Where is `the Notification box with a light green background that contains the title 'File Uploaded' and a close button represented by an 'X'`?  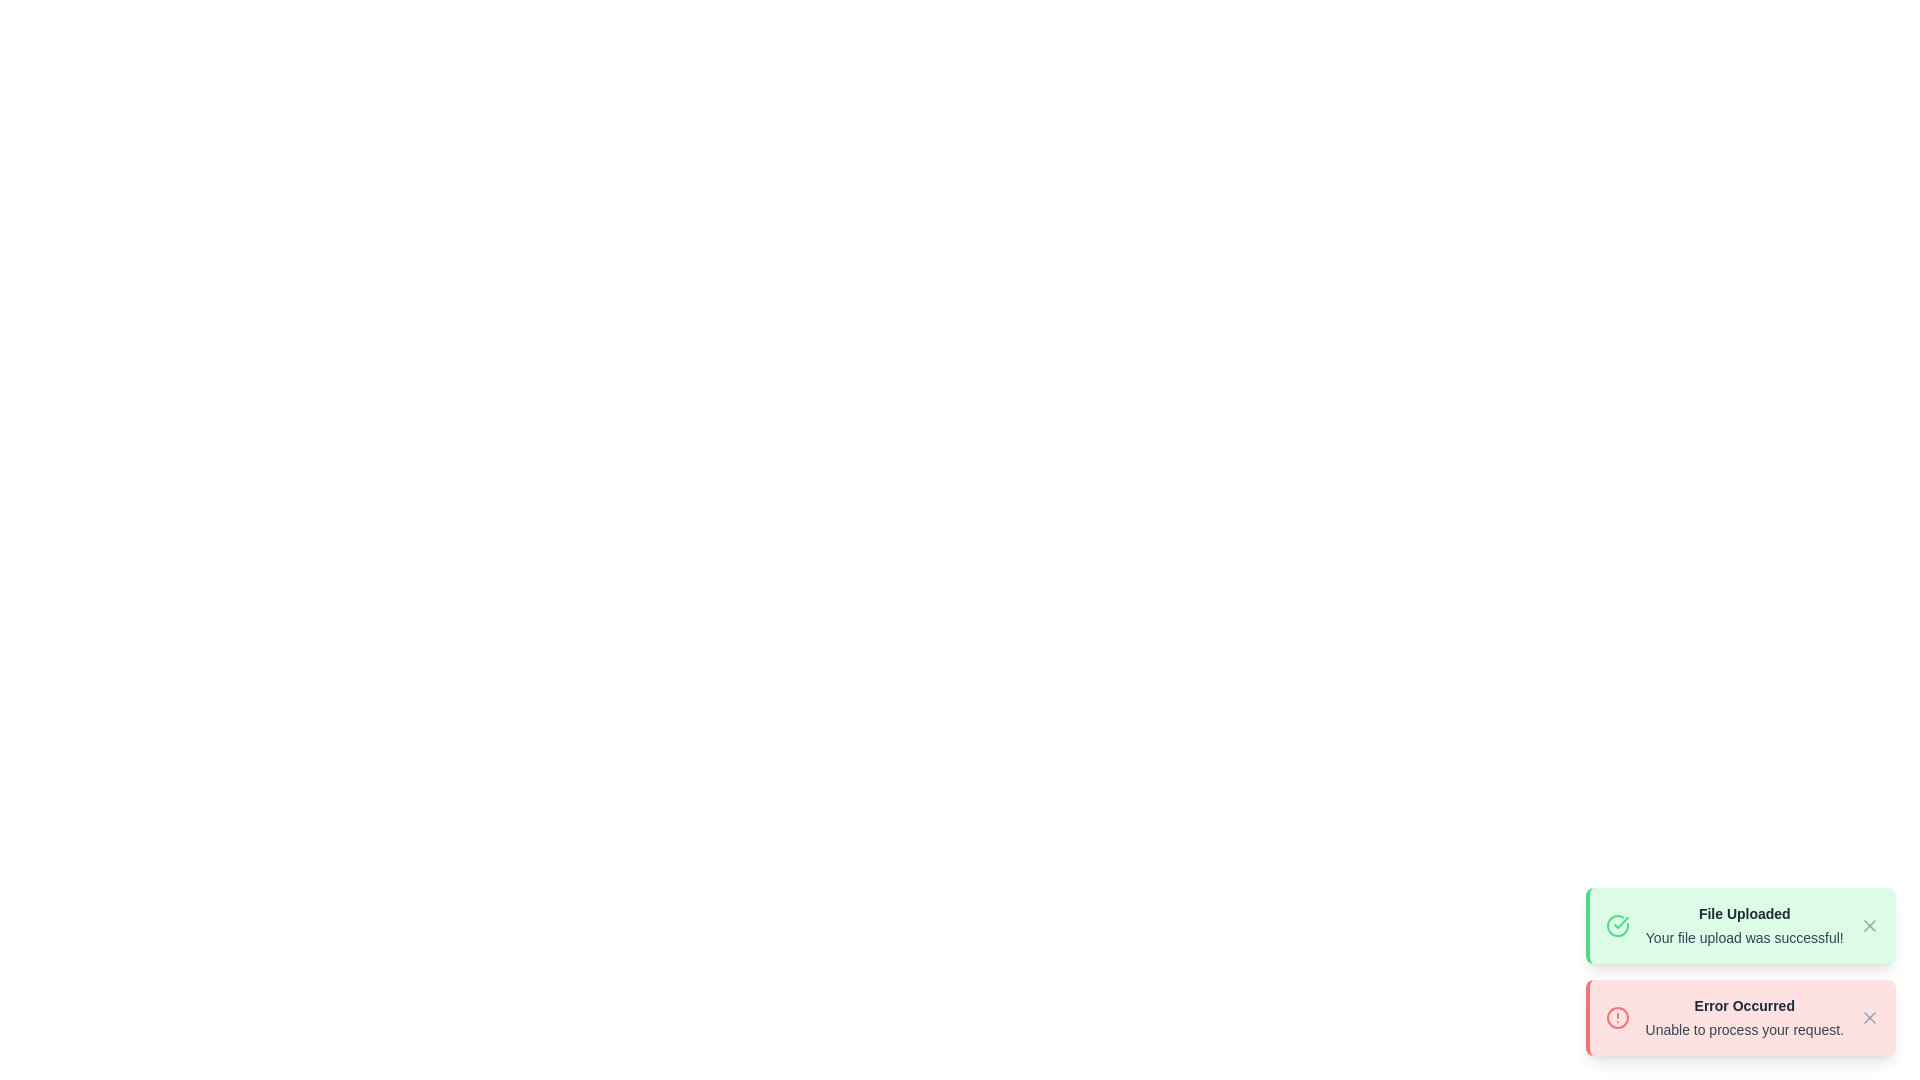 the Notification box with a light green background that contains the title 'File Uploaded' and a close button represented by an 'X' is located at coordinates (1739, 925).